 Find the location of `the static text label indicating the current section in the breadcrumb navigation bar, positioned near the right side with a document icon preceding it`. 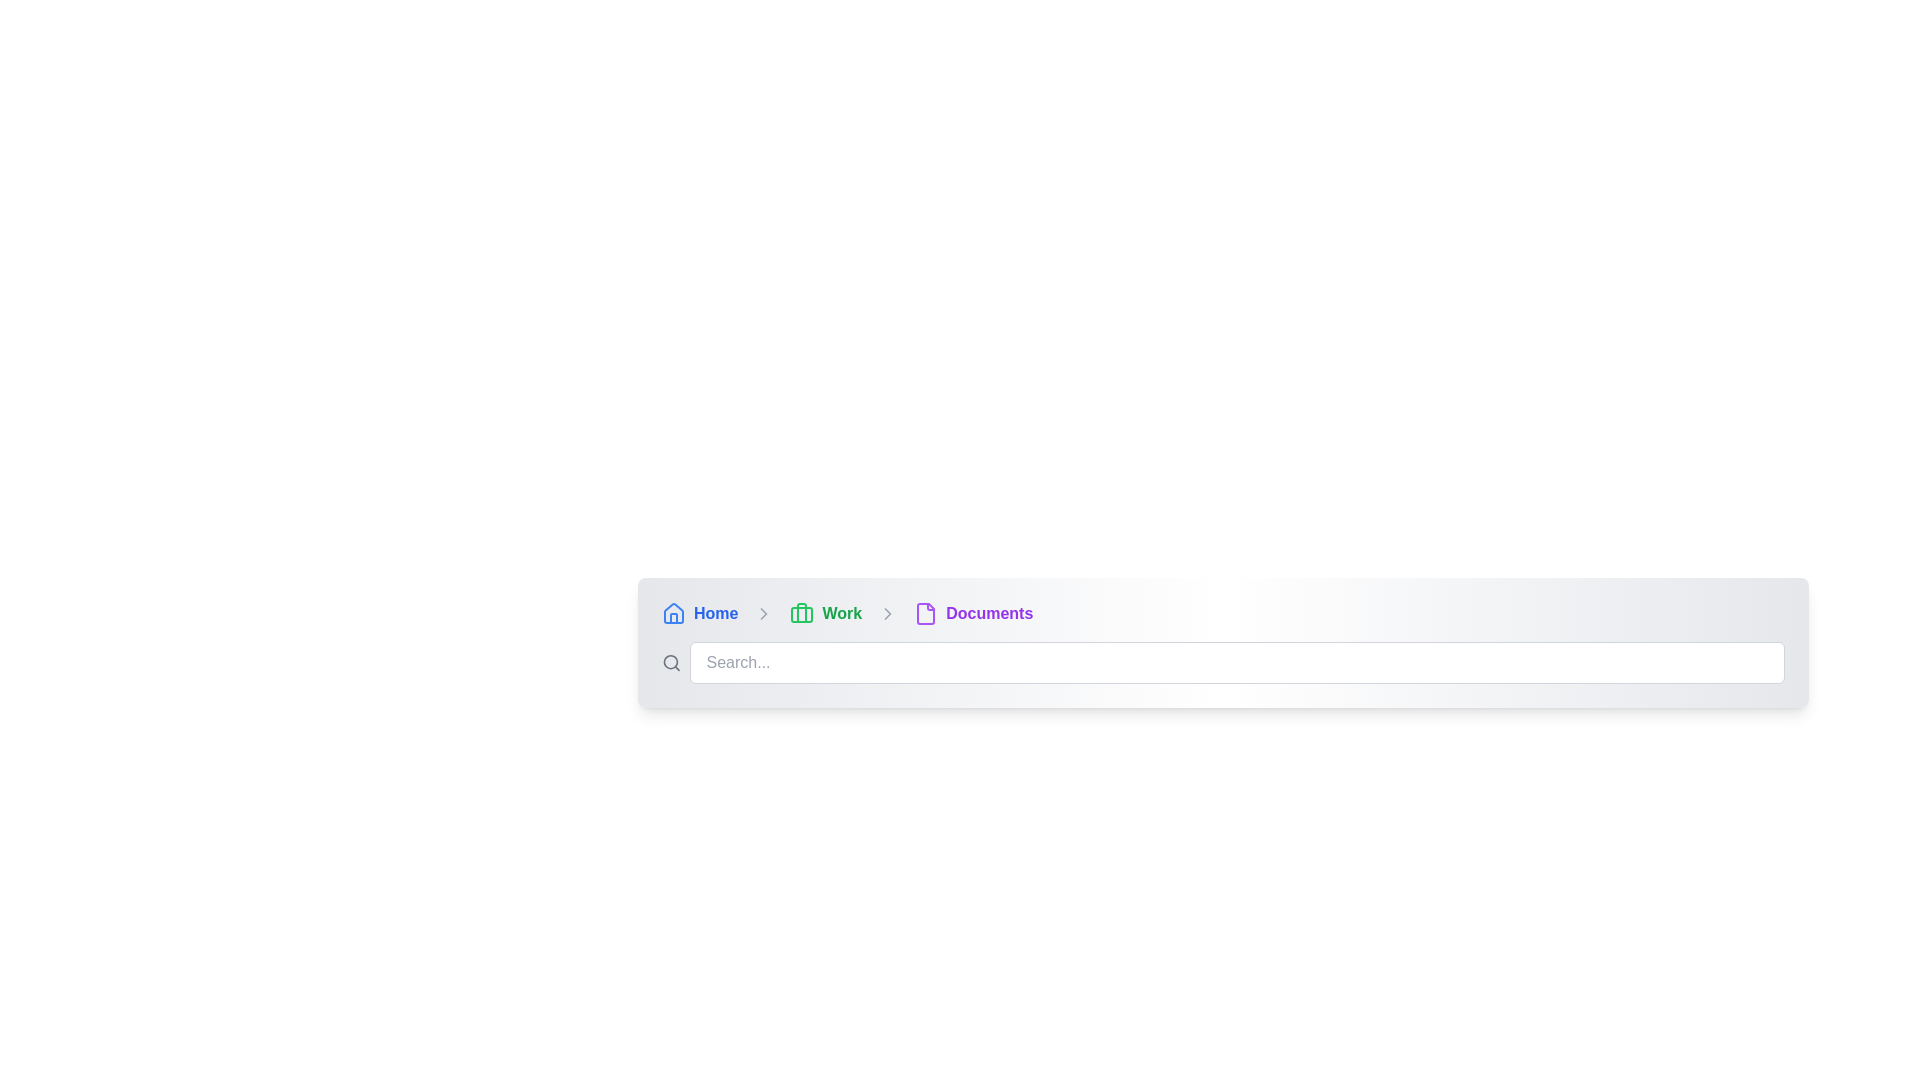

the static text label indicating the current section in the breadcrumb navigation bar, positioned near the right side with a document icon preceding it is located at coordinates (989, 612).